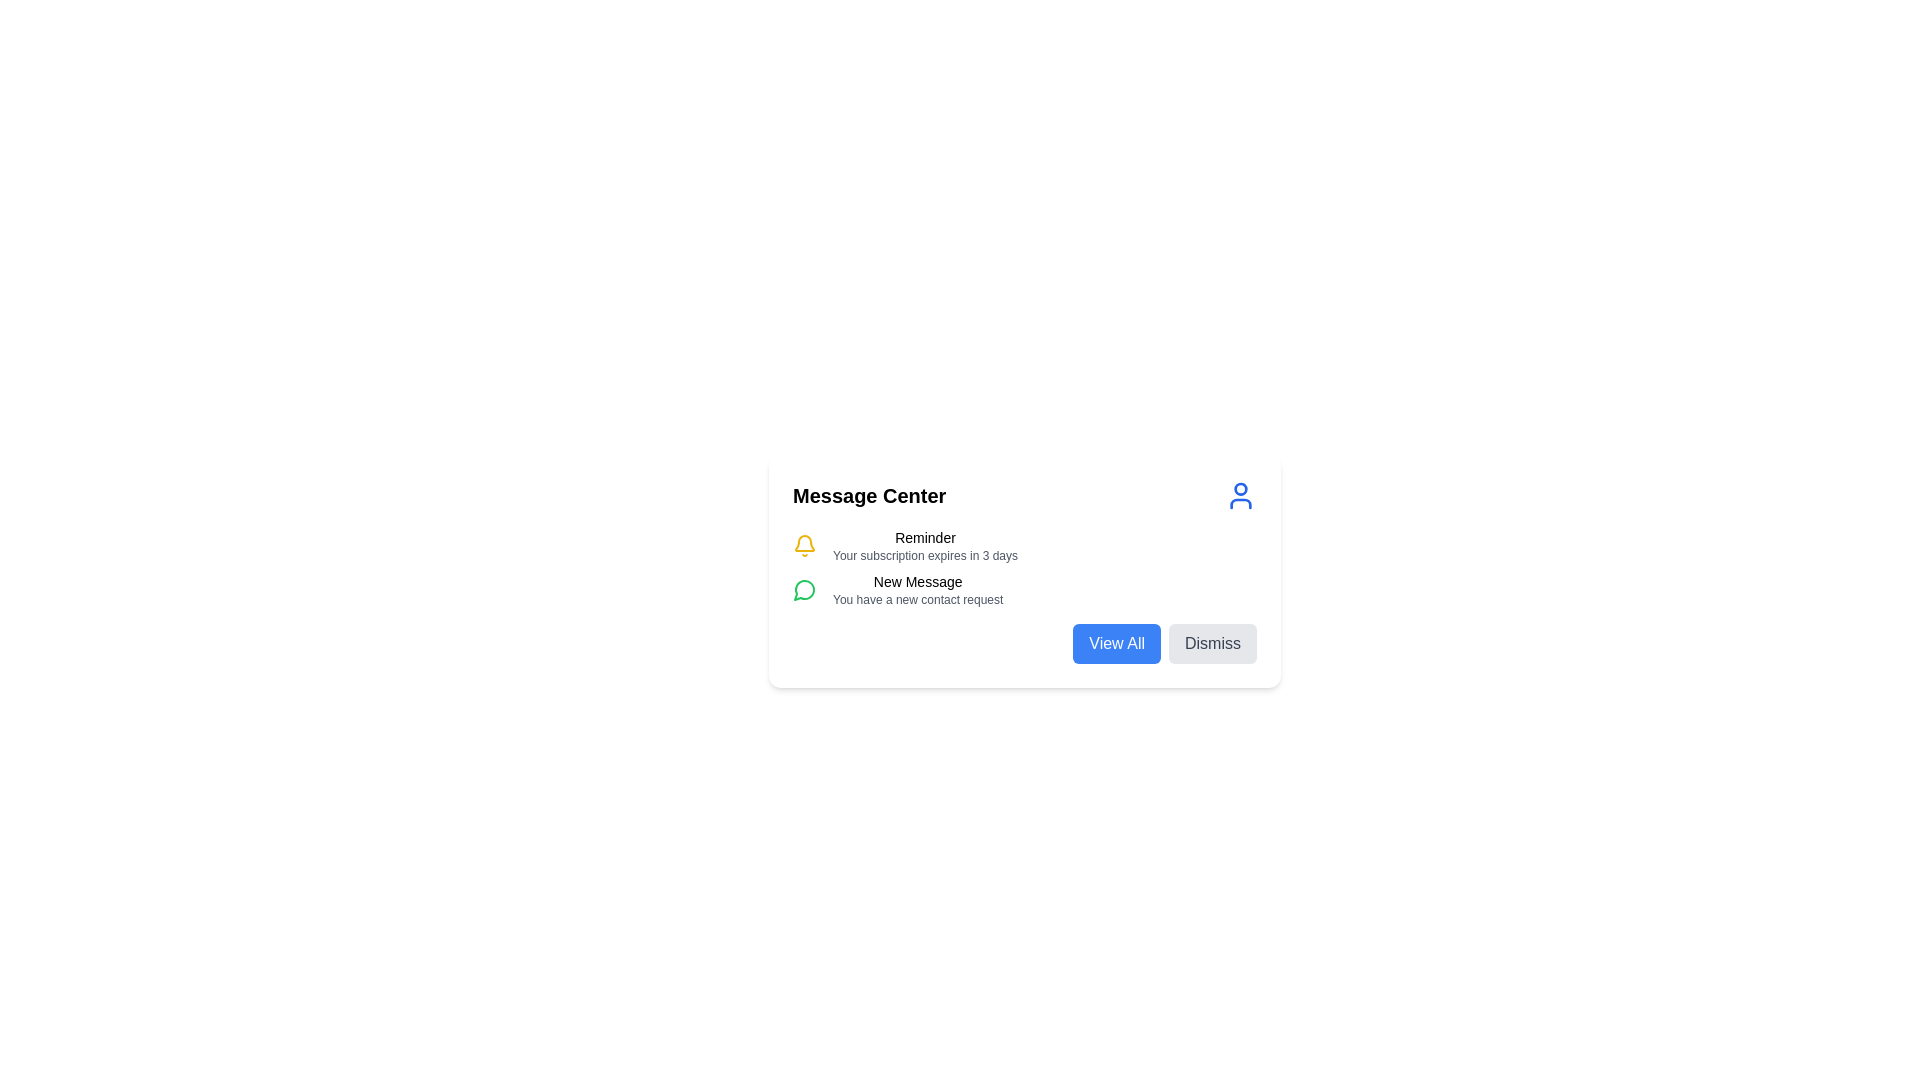 The image size is (1920, 1080). I want to click on the notification label that indicates the presence of a new message in the application, located in the bottom right quadrant of the interface under the 'Reminder' section, so click(917, 582).